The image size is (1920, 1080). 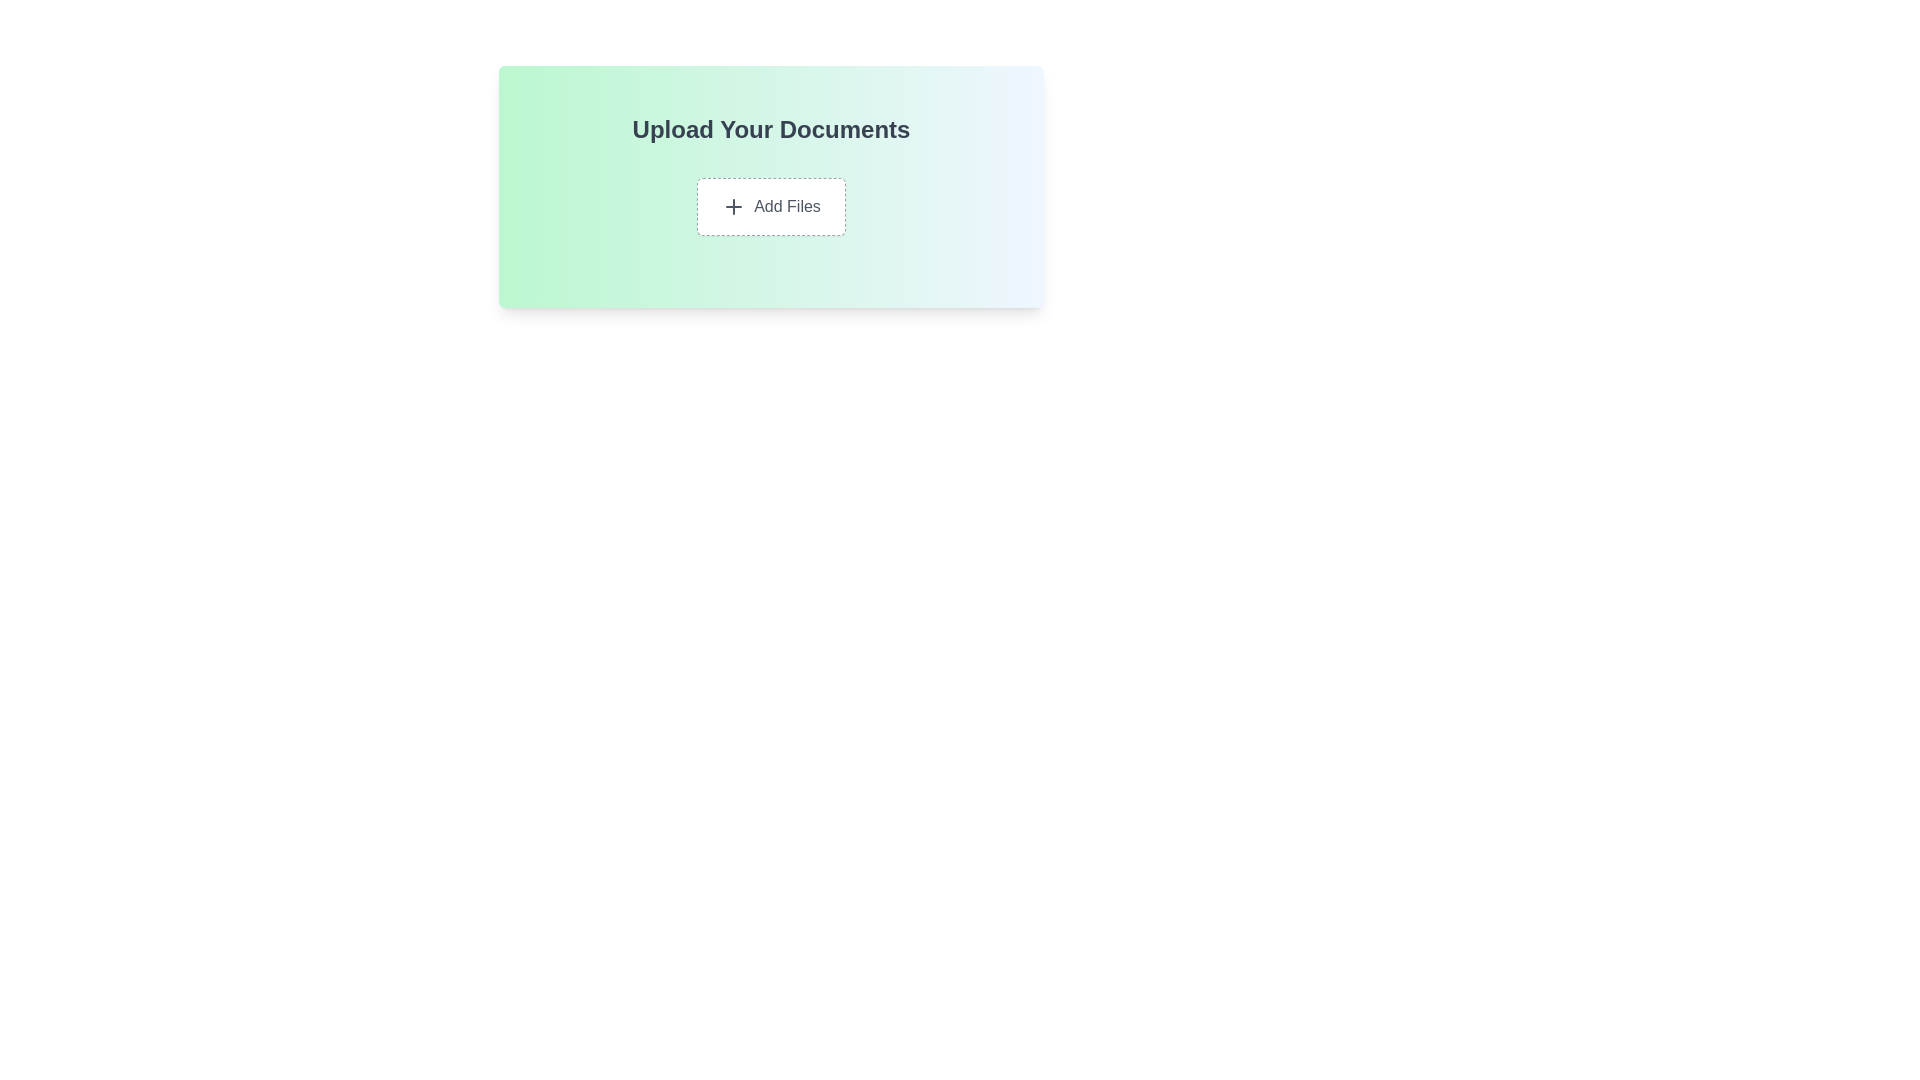 What do you see at coordinates (770, 207) in the screenshot?
I see `the dashed border button labeled 'Add Files' that is located below the heading 'Upload Your Documents' for interaction` at bounding box center [770, 207].